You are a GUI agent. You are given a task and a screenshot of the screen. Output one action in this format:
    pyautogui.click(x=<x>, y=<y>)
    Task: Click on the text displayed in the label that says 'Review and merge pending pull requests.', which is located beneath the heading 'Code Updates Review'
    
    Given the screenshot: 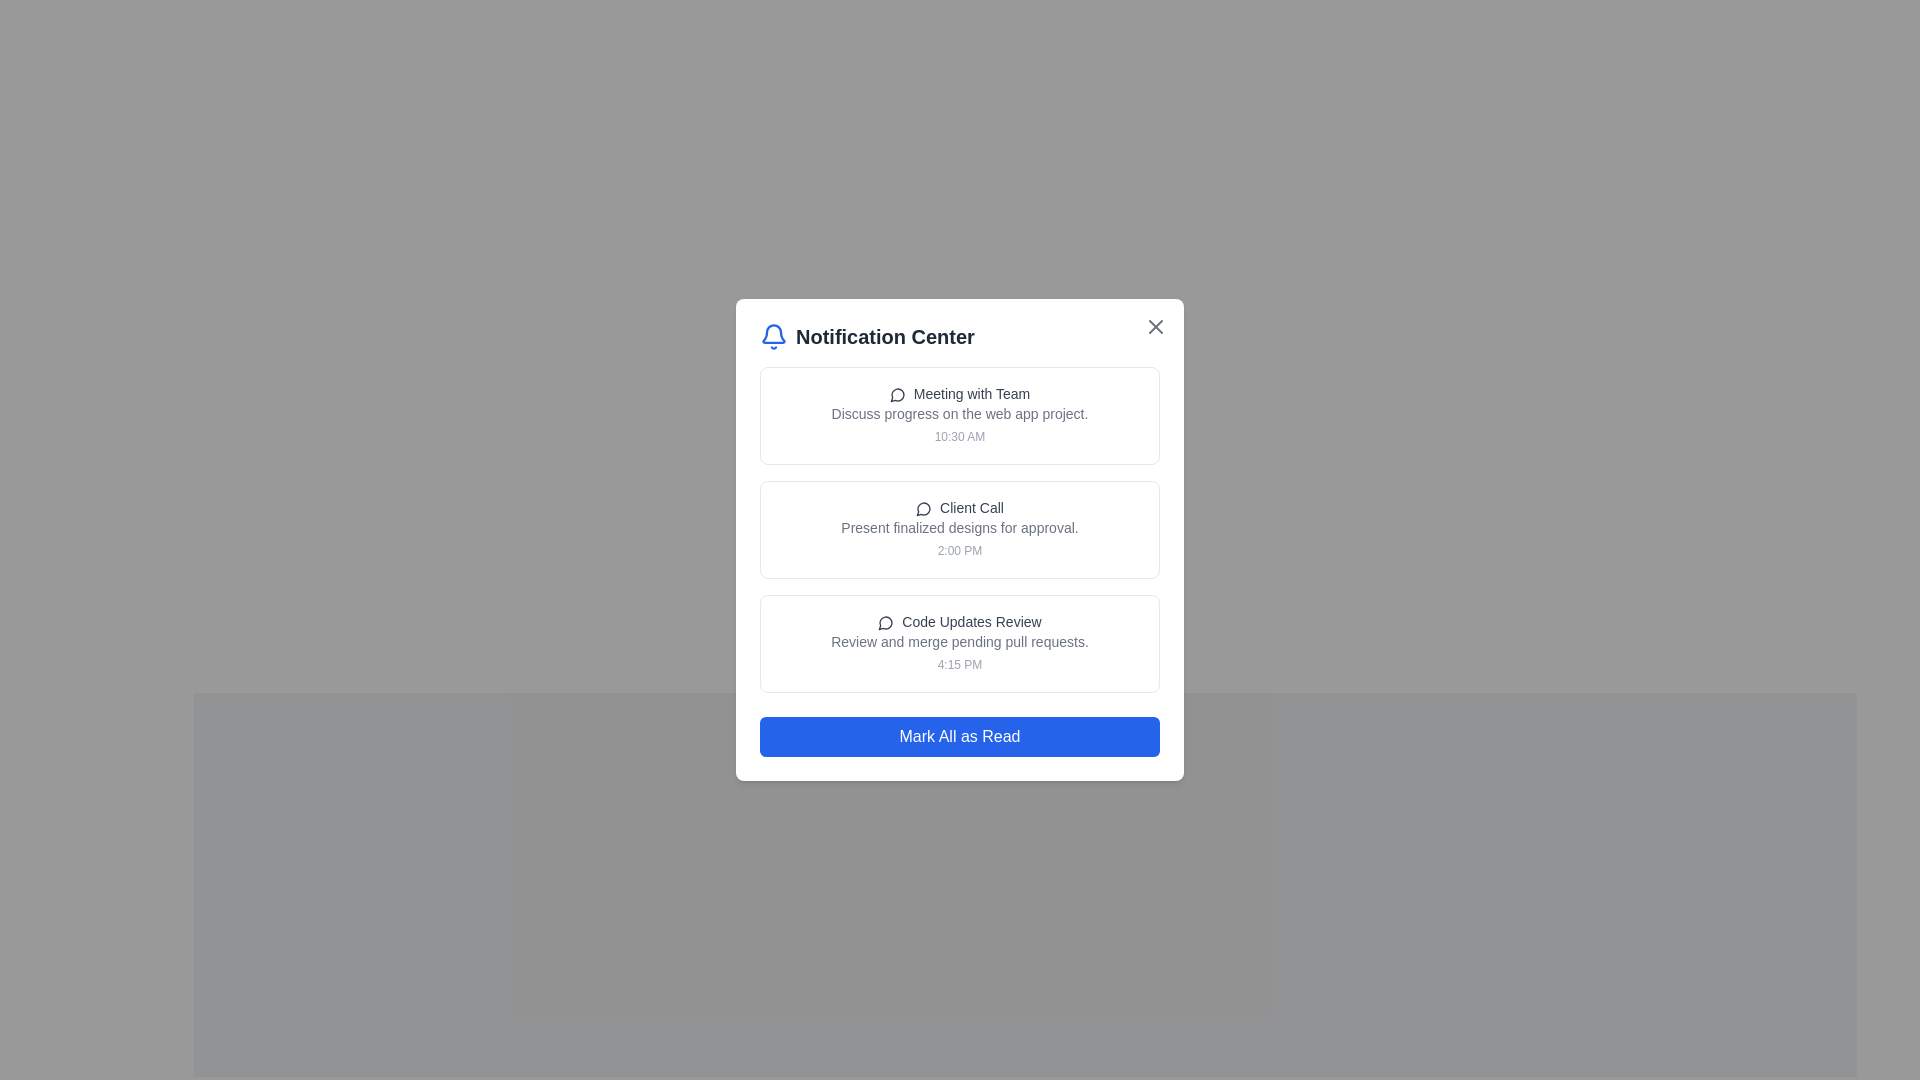 What is the action you would take?
    pyautogui.click(x=960, y=641)
    